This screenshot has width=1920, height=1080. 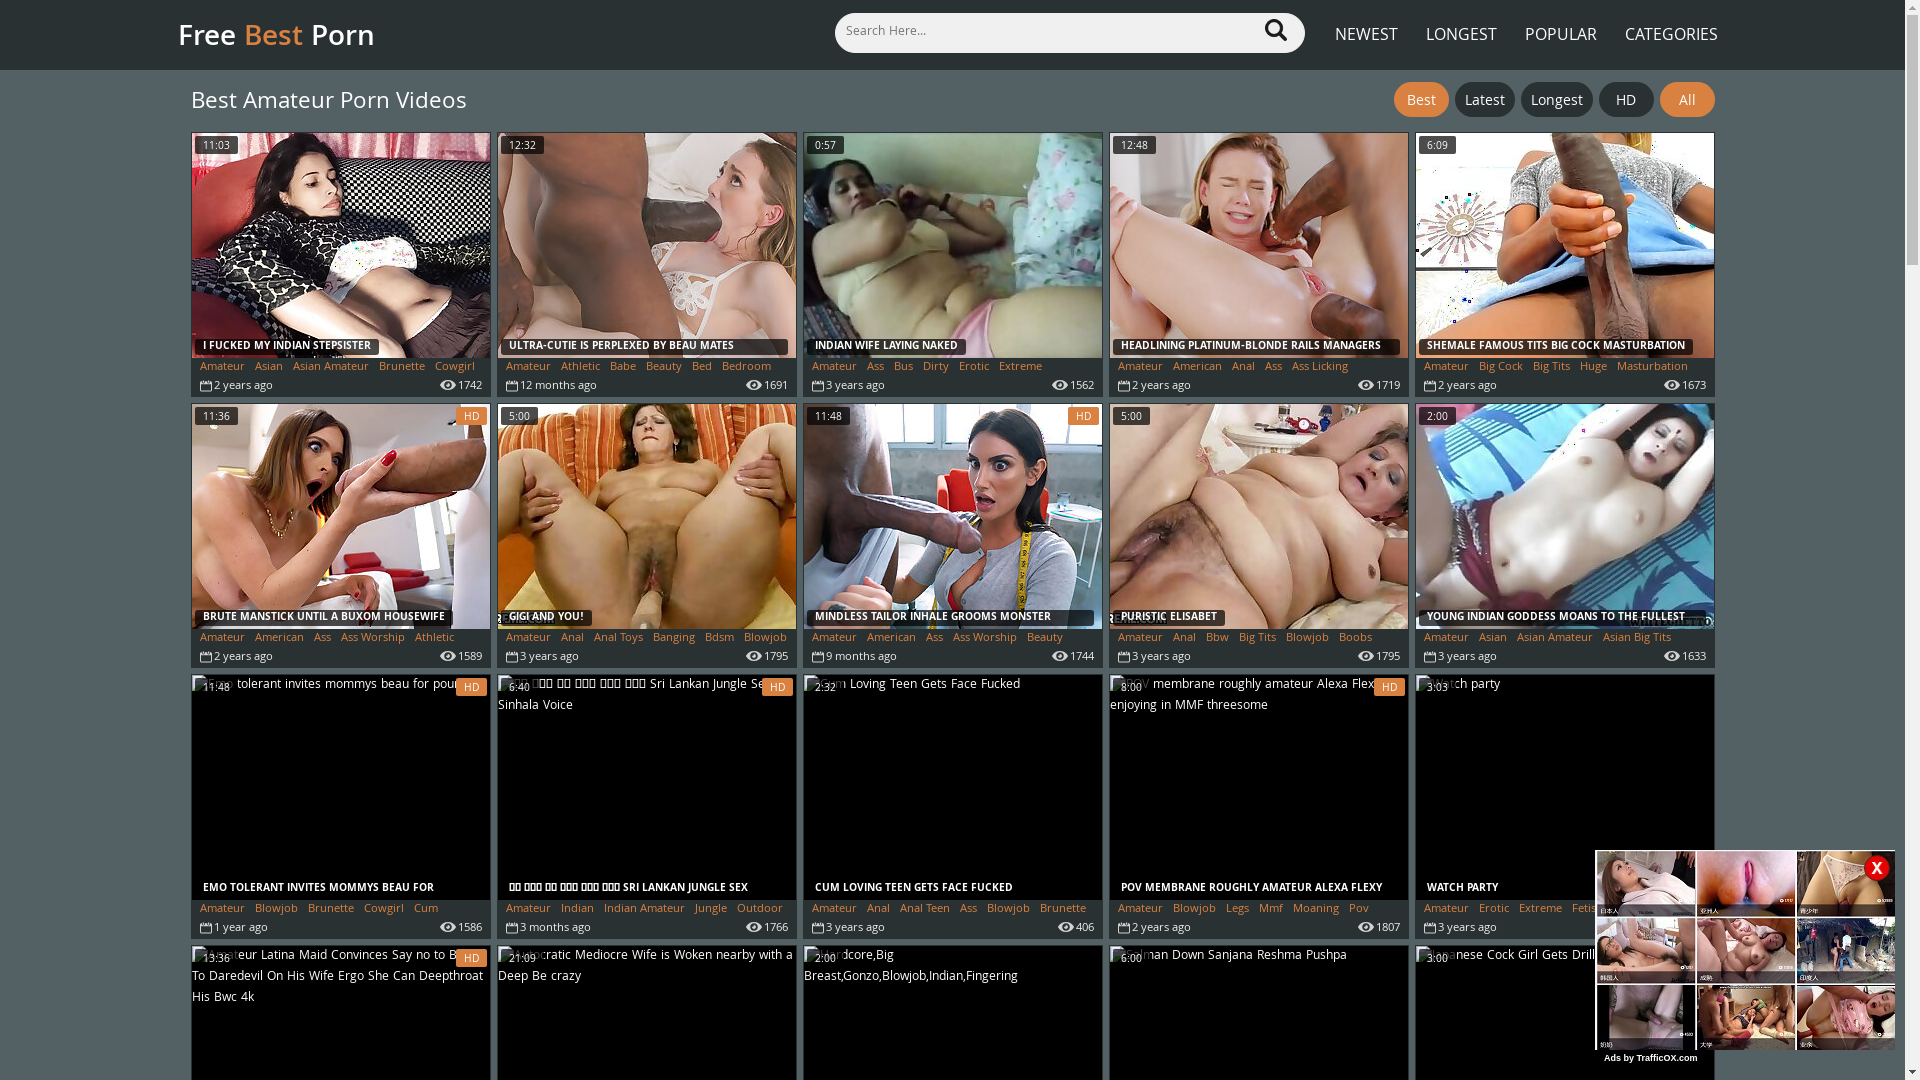 What do you see at coordinates (340, 244) in the screenshot?
I see `'I FUCKED MY INDIAN STEPSISTER'` at bounding box center [340, 244].